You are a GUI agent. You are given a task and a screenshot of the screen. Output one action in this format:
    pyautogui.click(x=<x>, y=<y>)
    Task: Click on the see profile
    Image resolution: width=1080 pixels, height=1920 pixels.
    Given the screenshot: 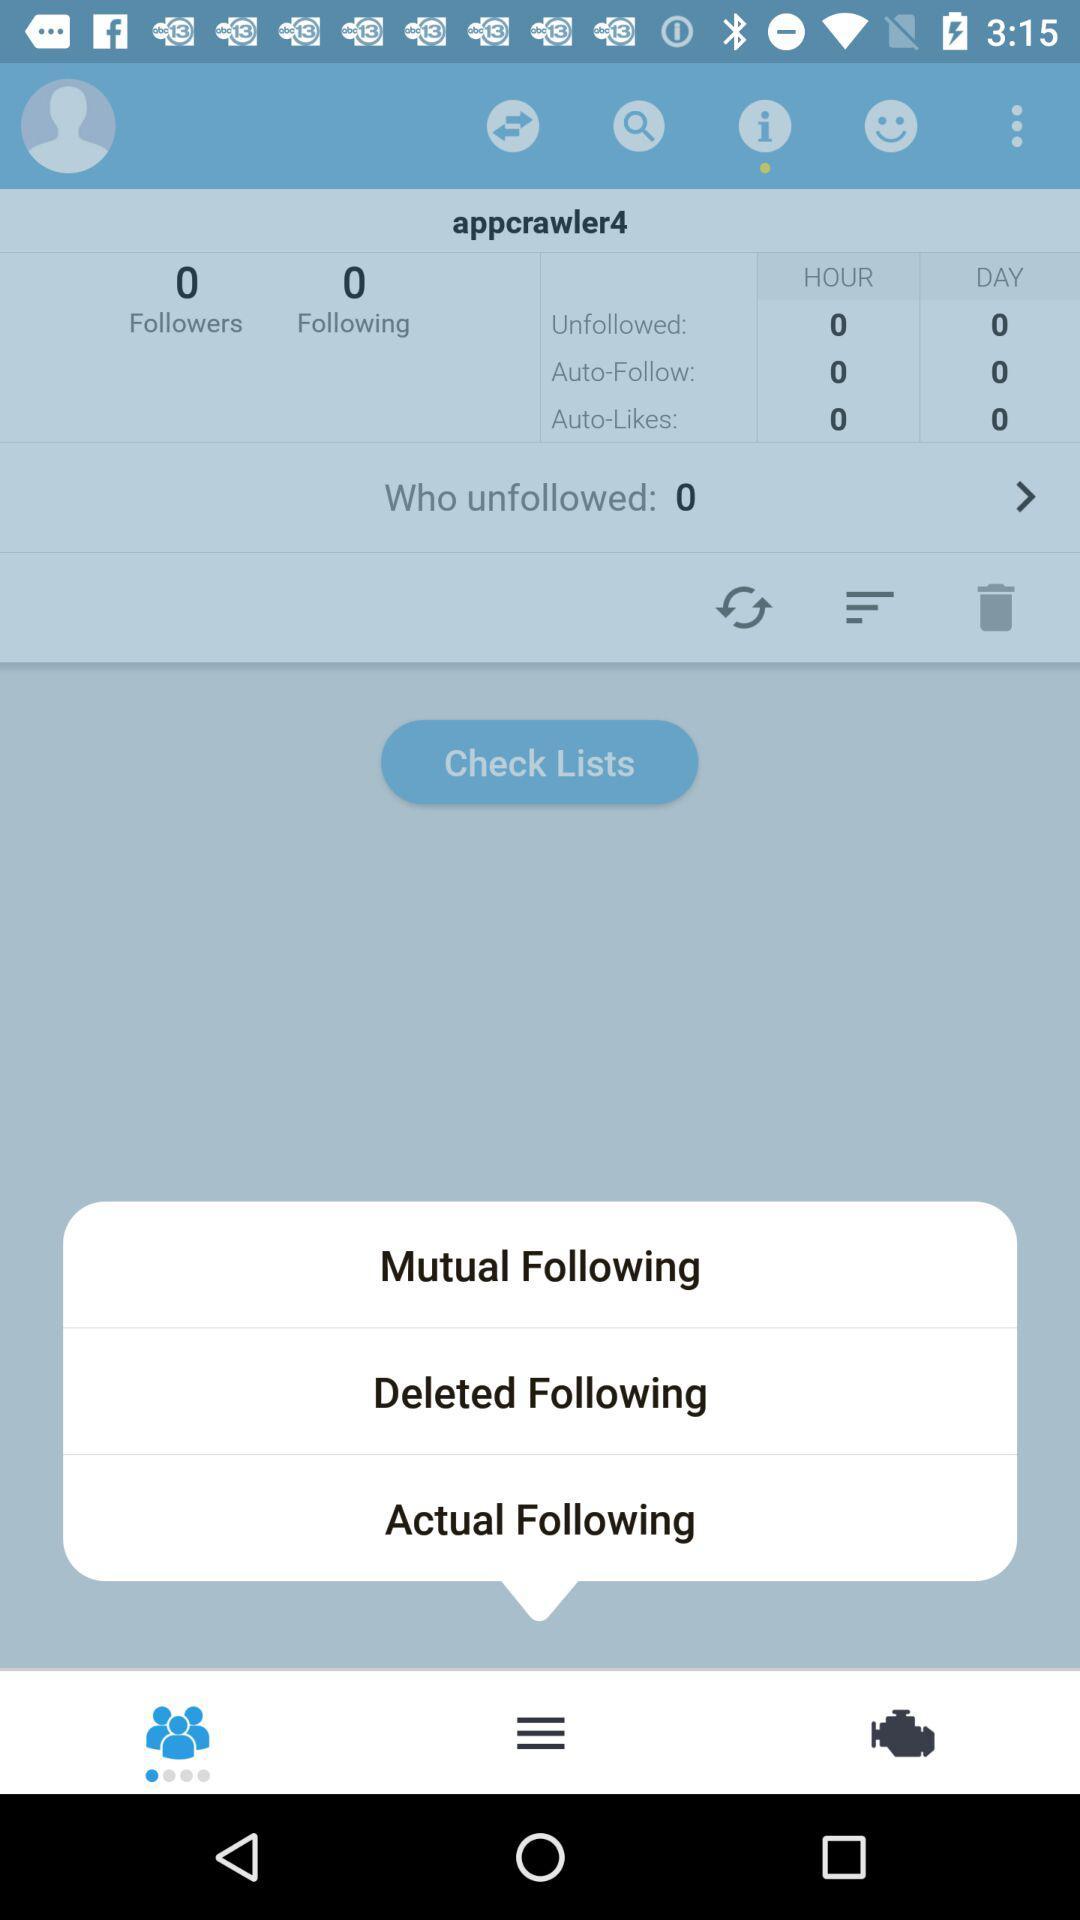 What is the action you would take?
    pyautogui.click(x=67, y=124)
    